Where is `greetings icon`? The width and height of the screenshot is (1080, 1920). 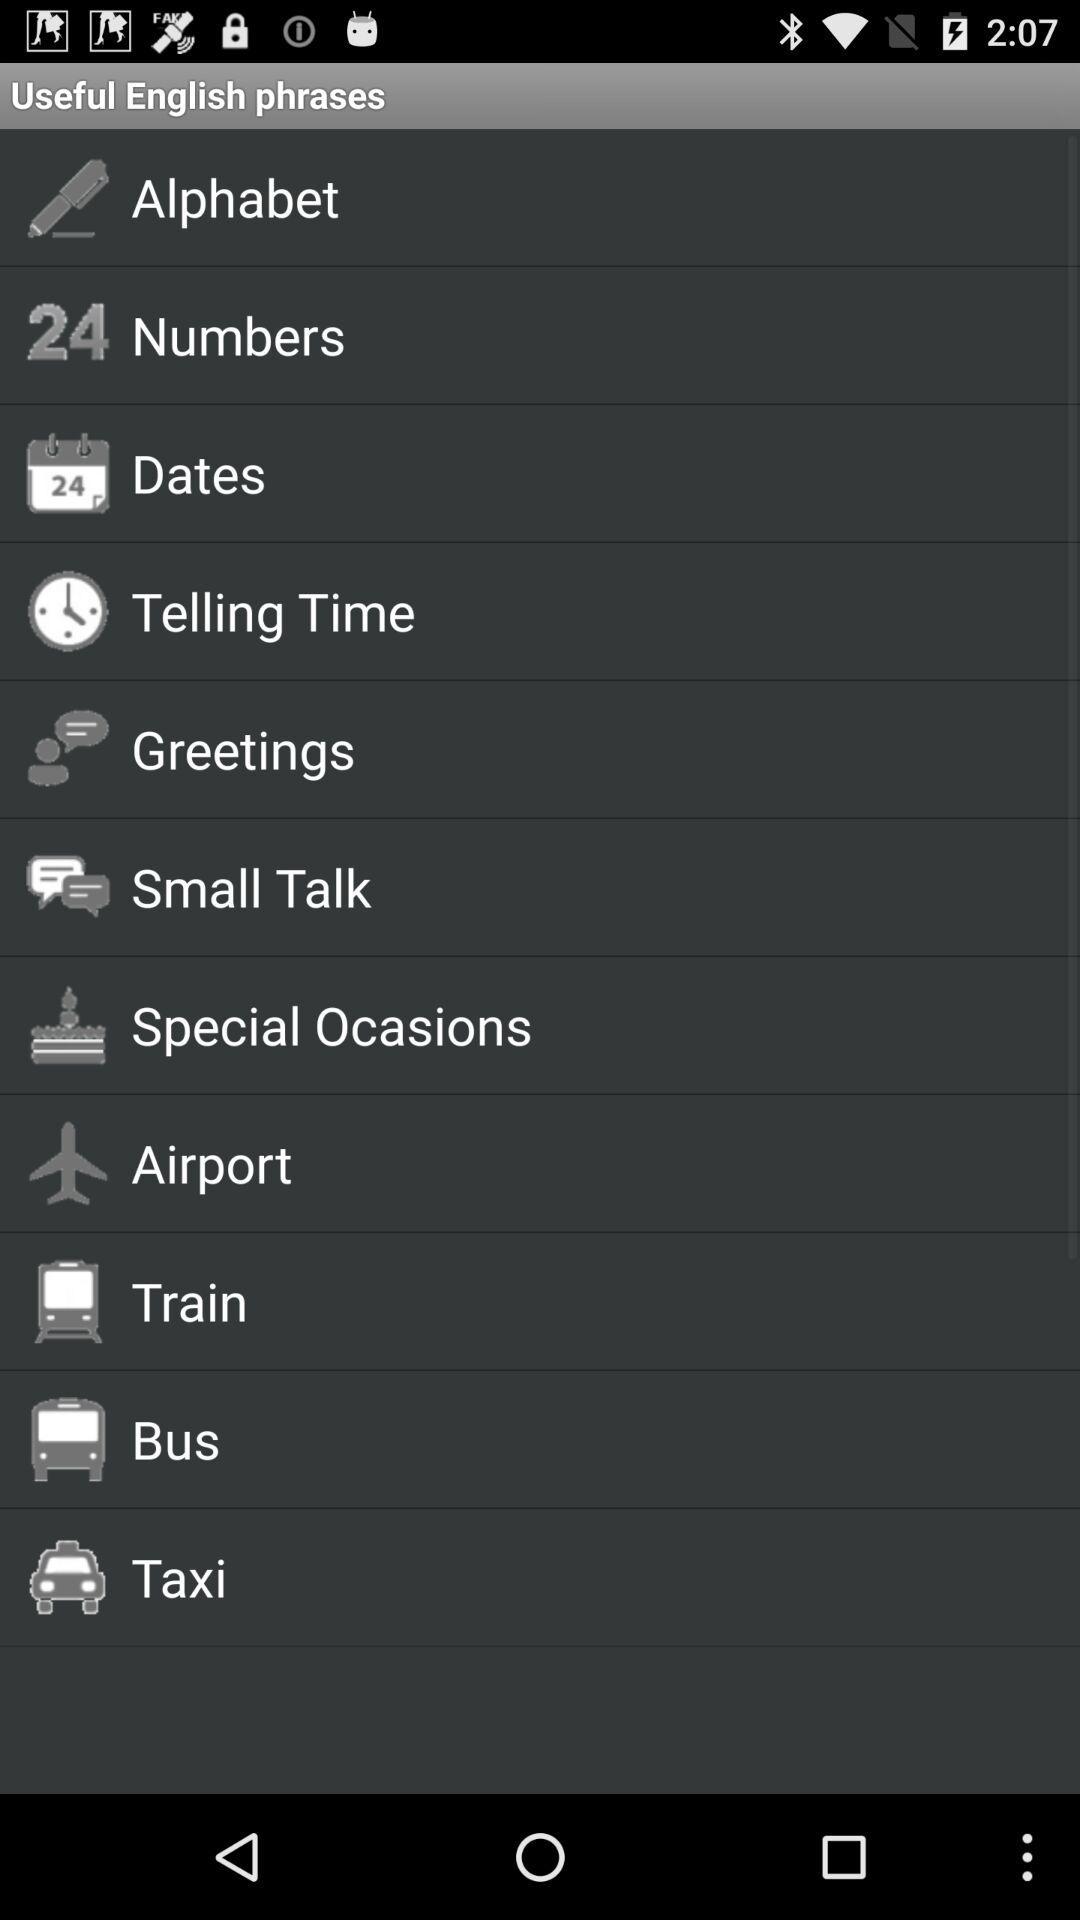 greetings icon is located at coordinates (582, 747).